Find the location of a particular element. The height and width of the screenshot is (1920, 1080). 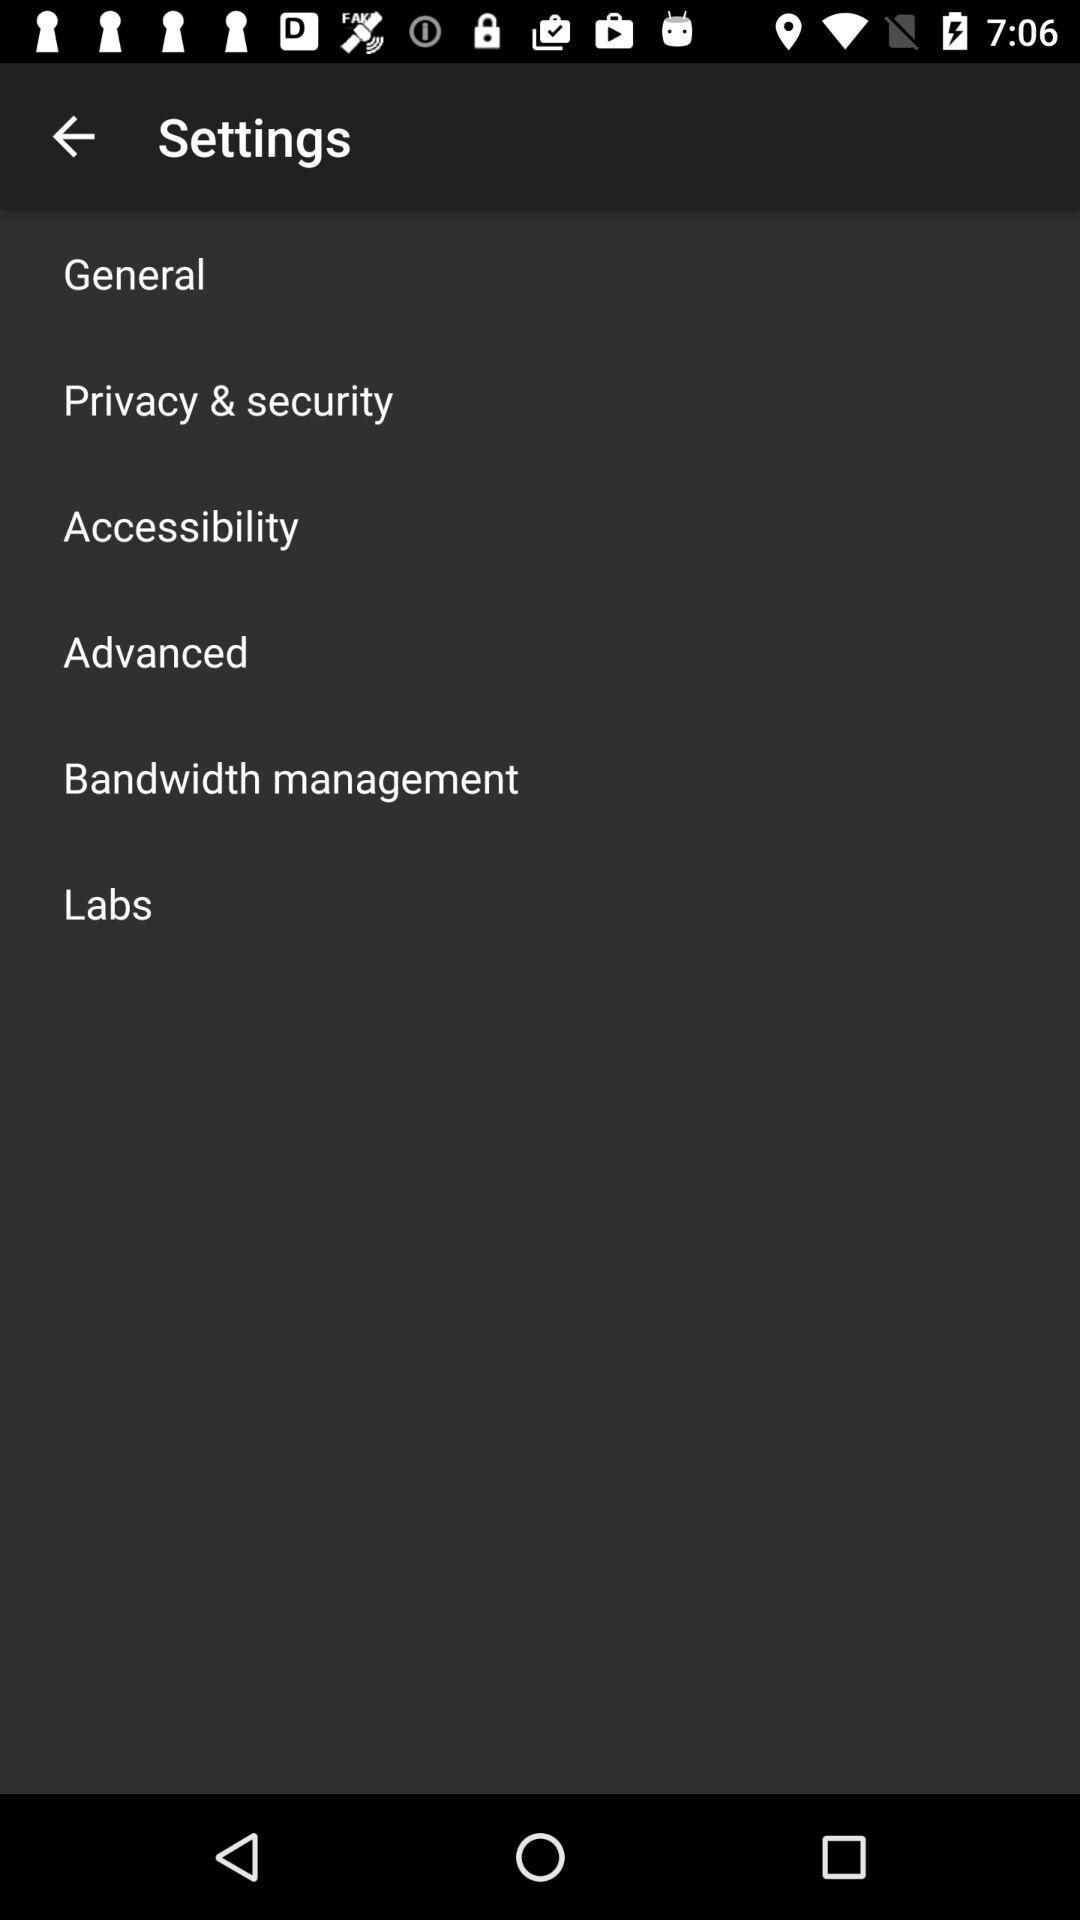

icon next to settings item is located at coordinates (72, 135).